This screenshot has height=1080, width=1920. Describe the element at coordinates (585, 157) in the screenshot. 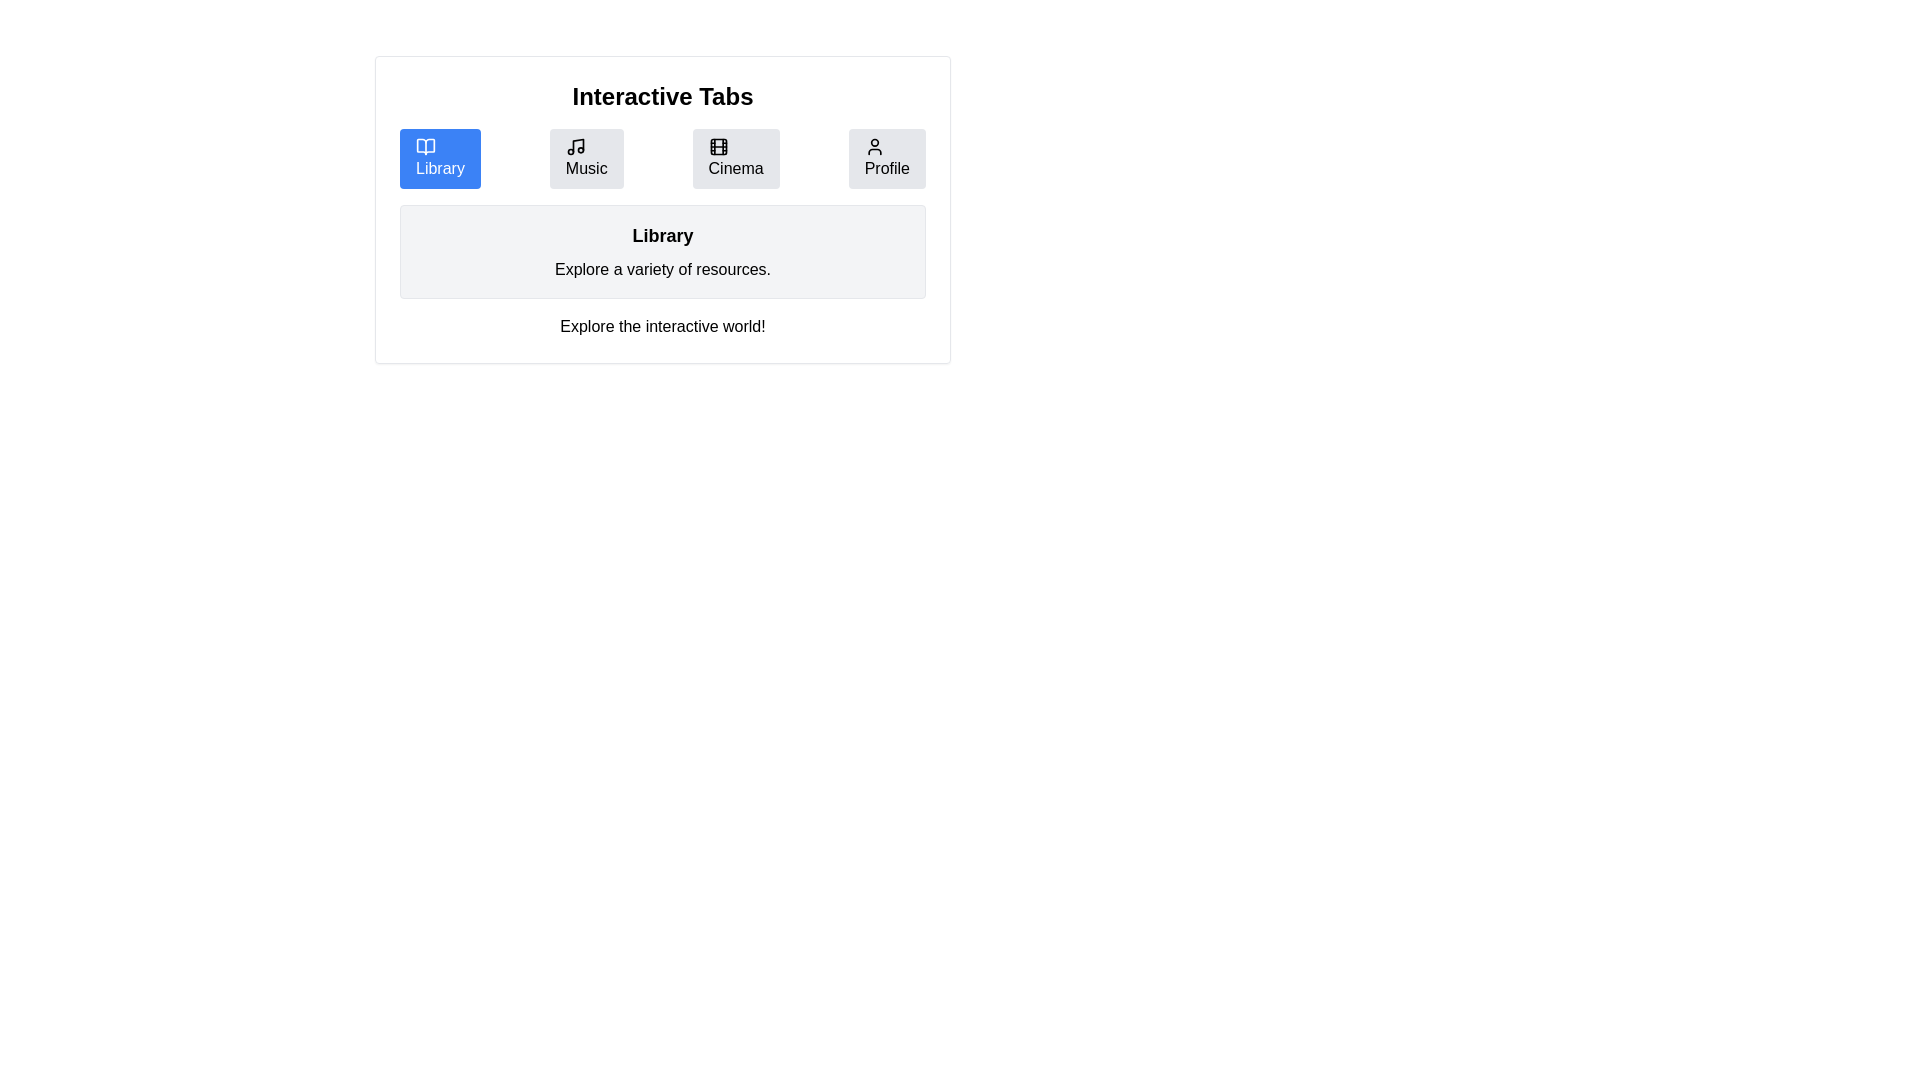

I see `the Music tab to view its content` at that location.